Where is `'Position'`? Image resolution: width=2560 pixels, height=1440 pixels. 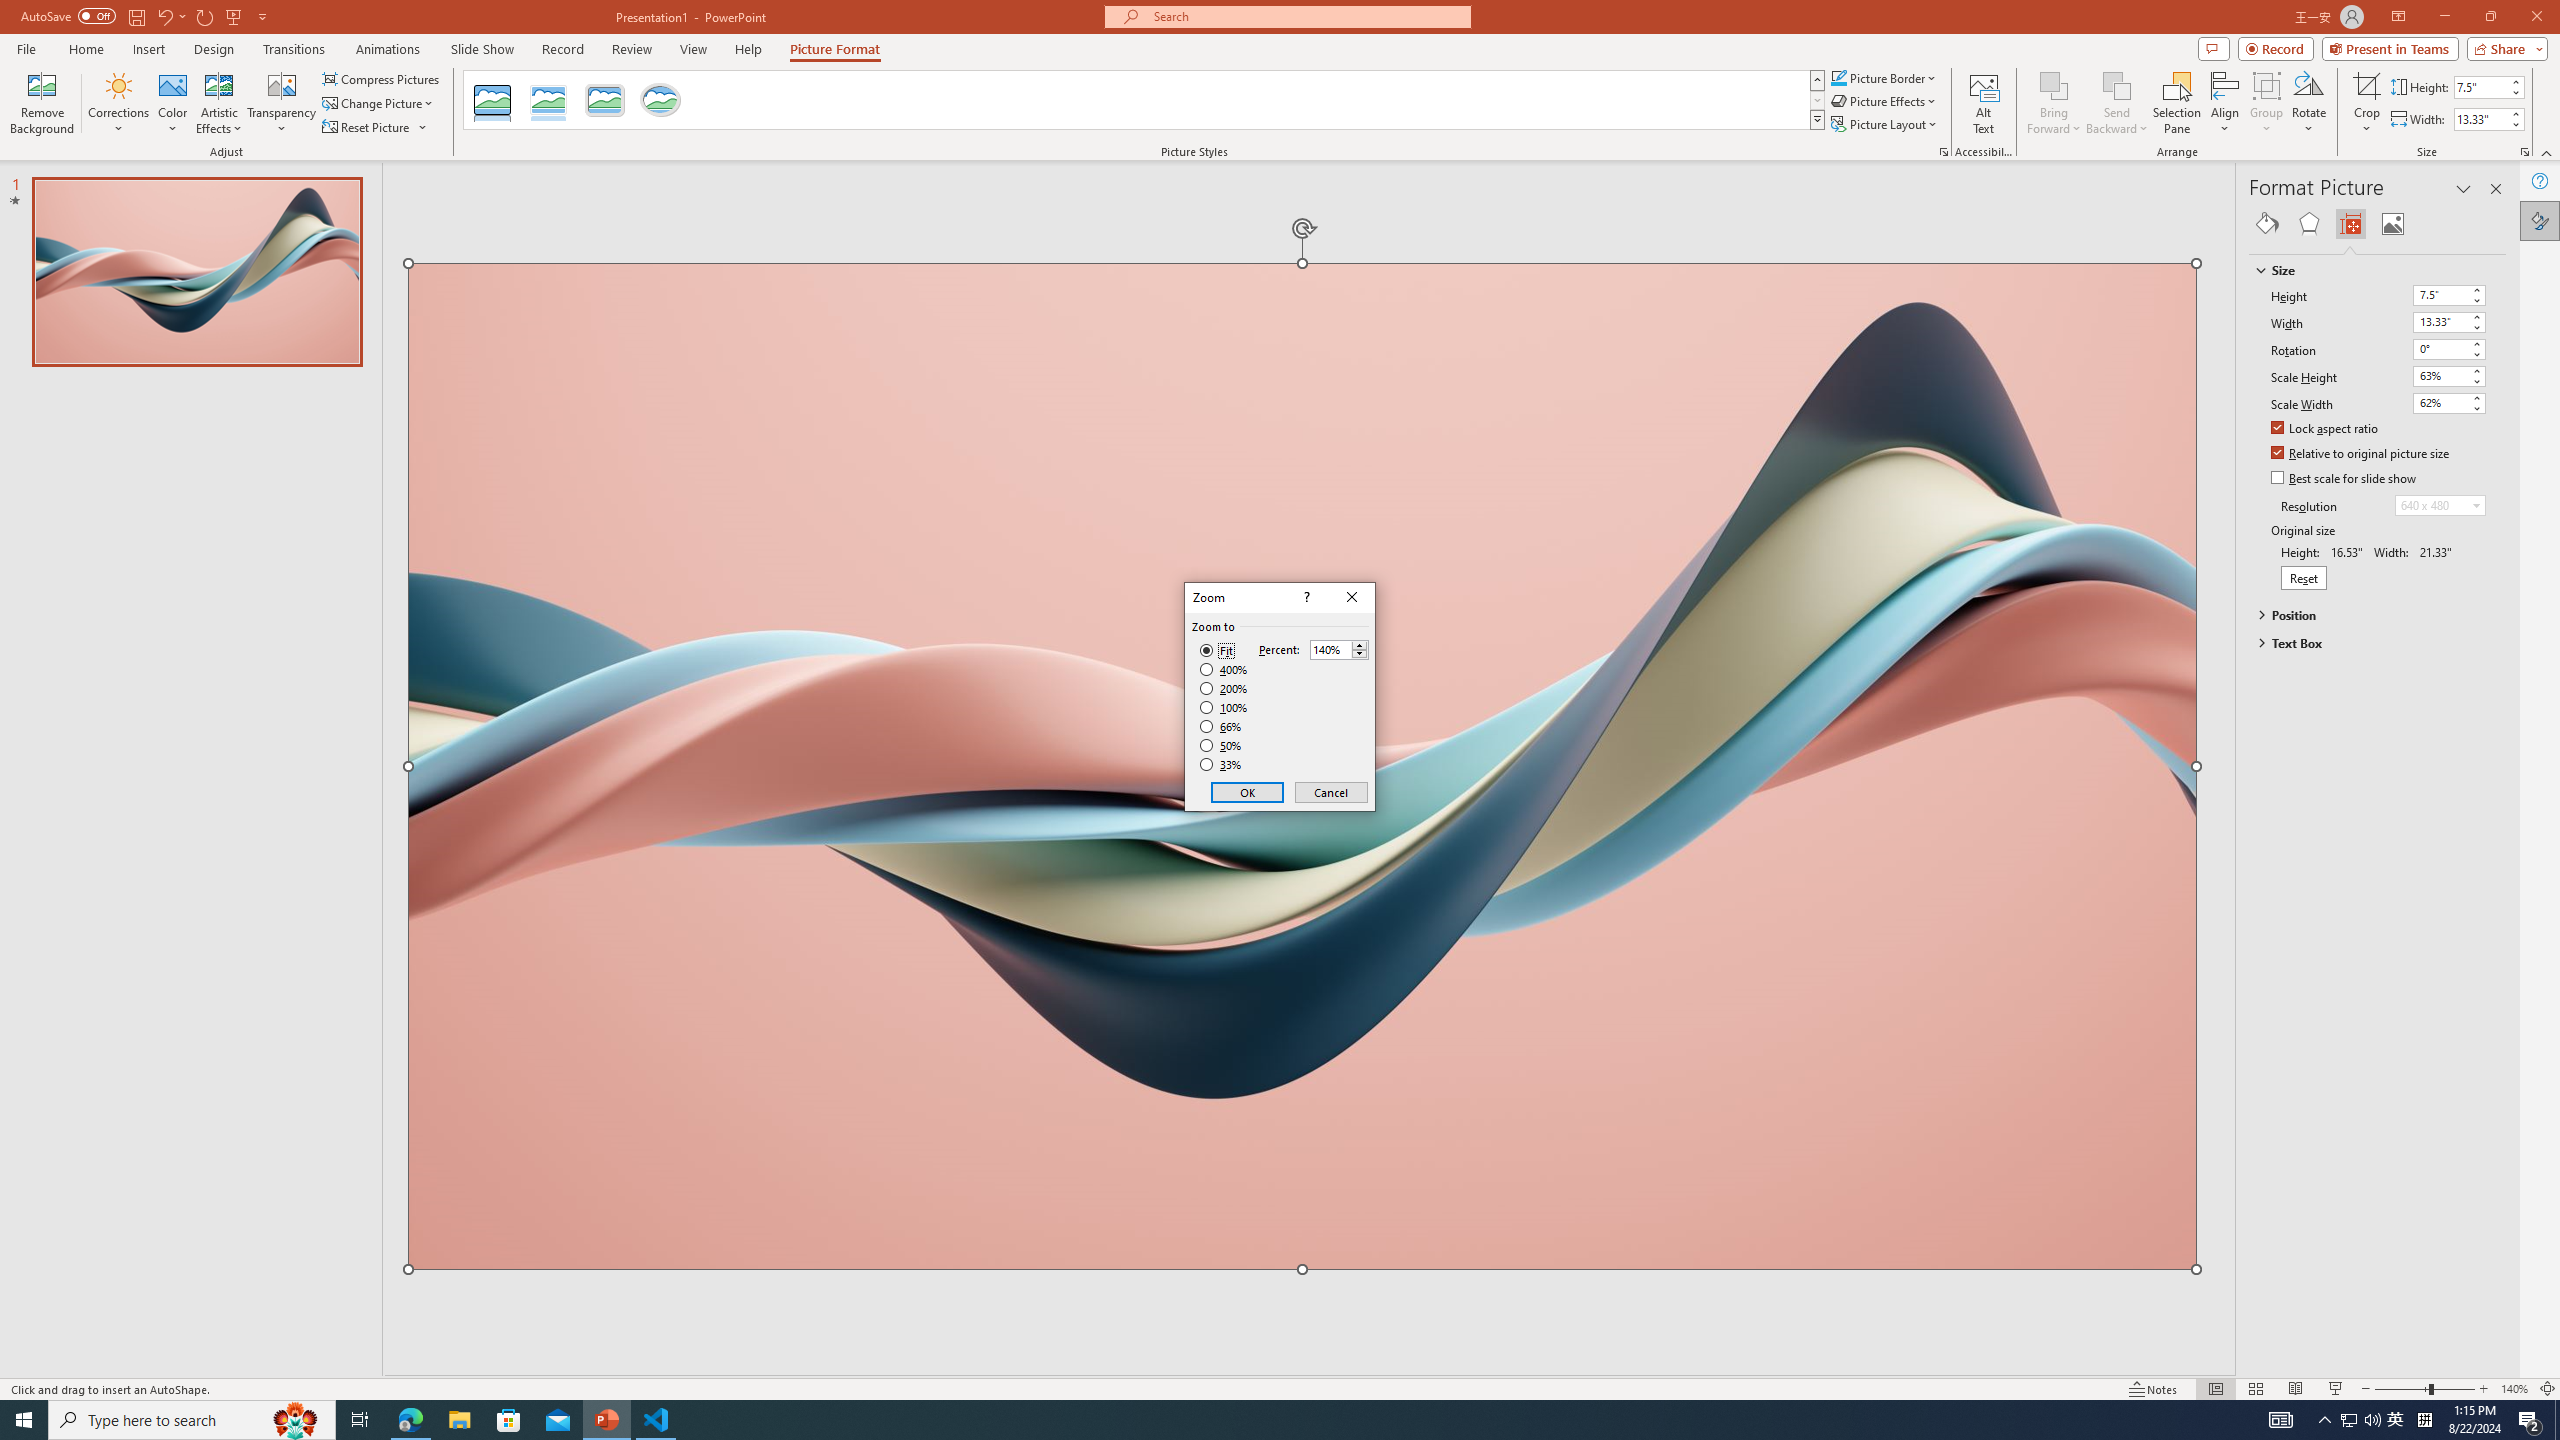 'Position' is located at coordinates (2368, 613).